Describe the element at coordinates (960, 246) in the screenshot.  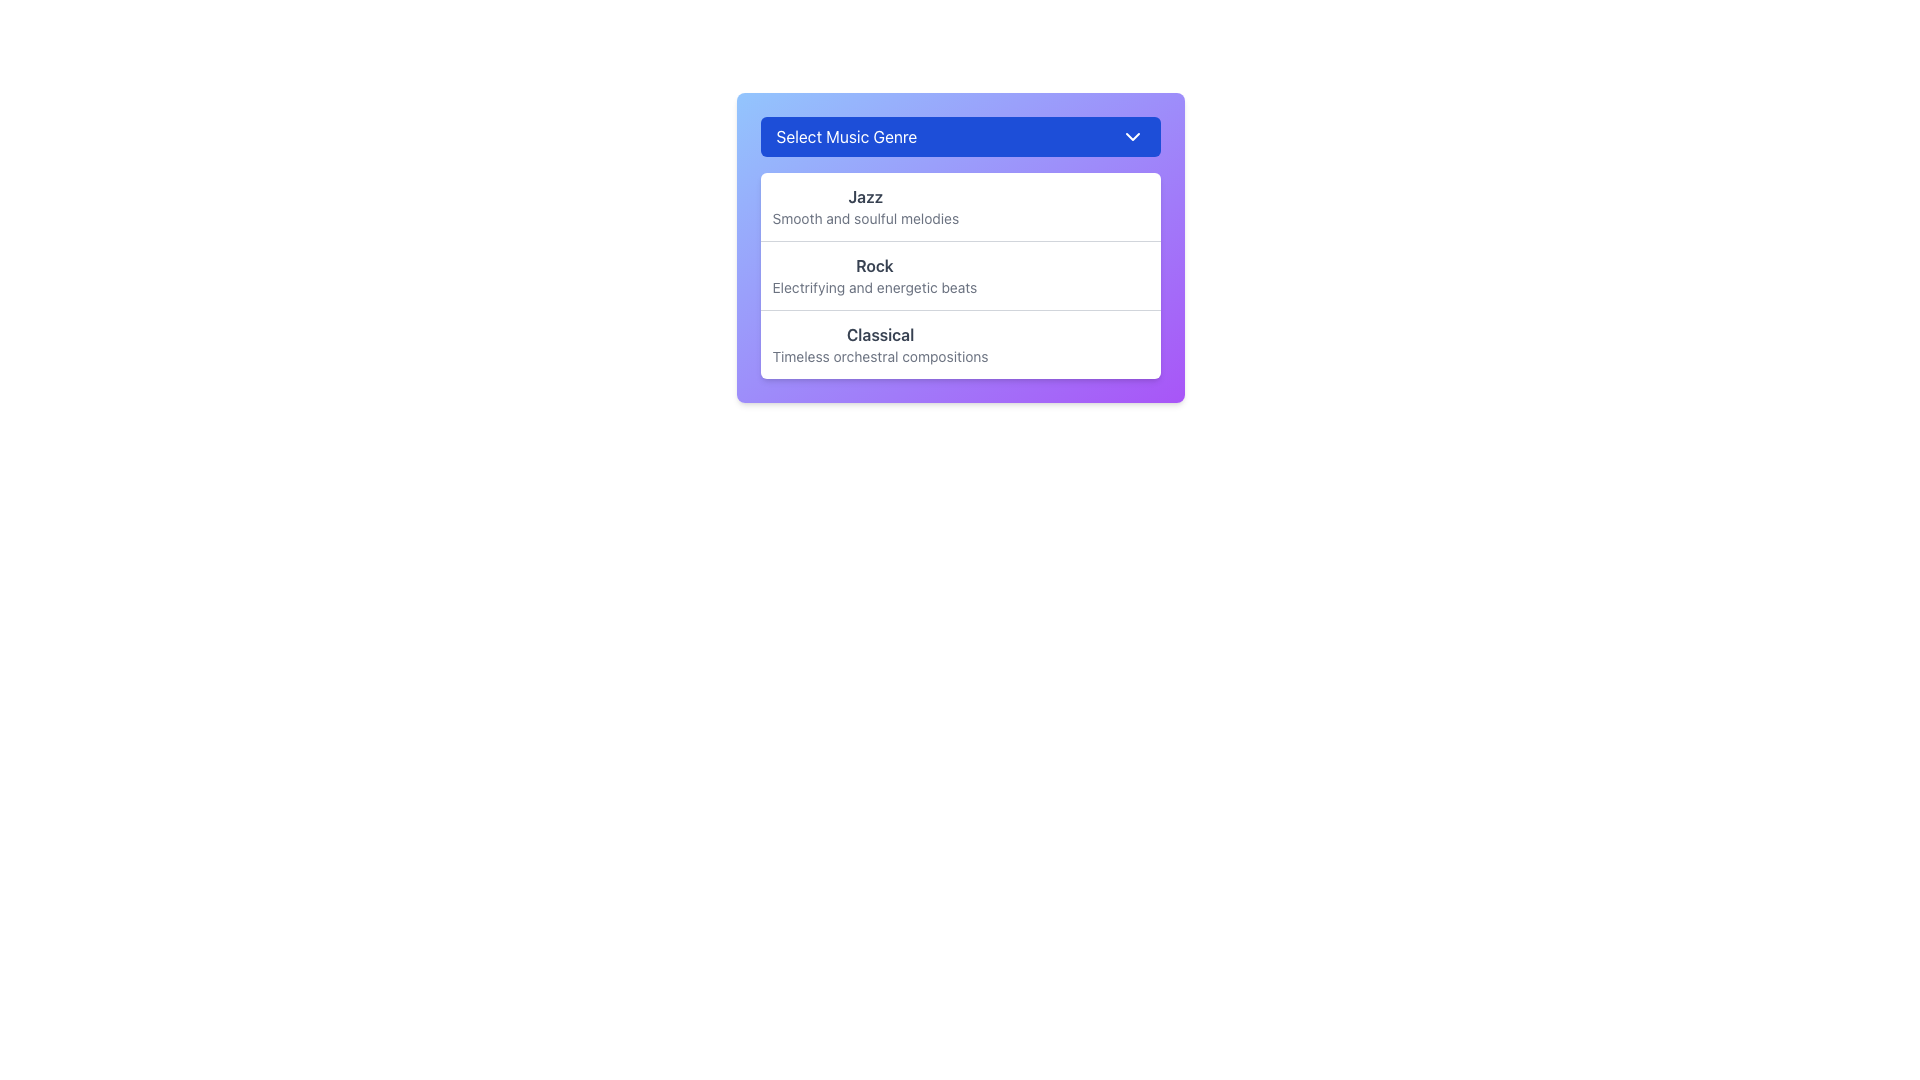
I see `the 'Rock' dropdown menu option, which is the second item in a list of three options labeled 'Jazz', 'Rock', and 'Classical'` at that location.